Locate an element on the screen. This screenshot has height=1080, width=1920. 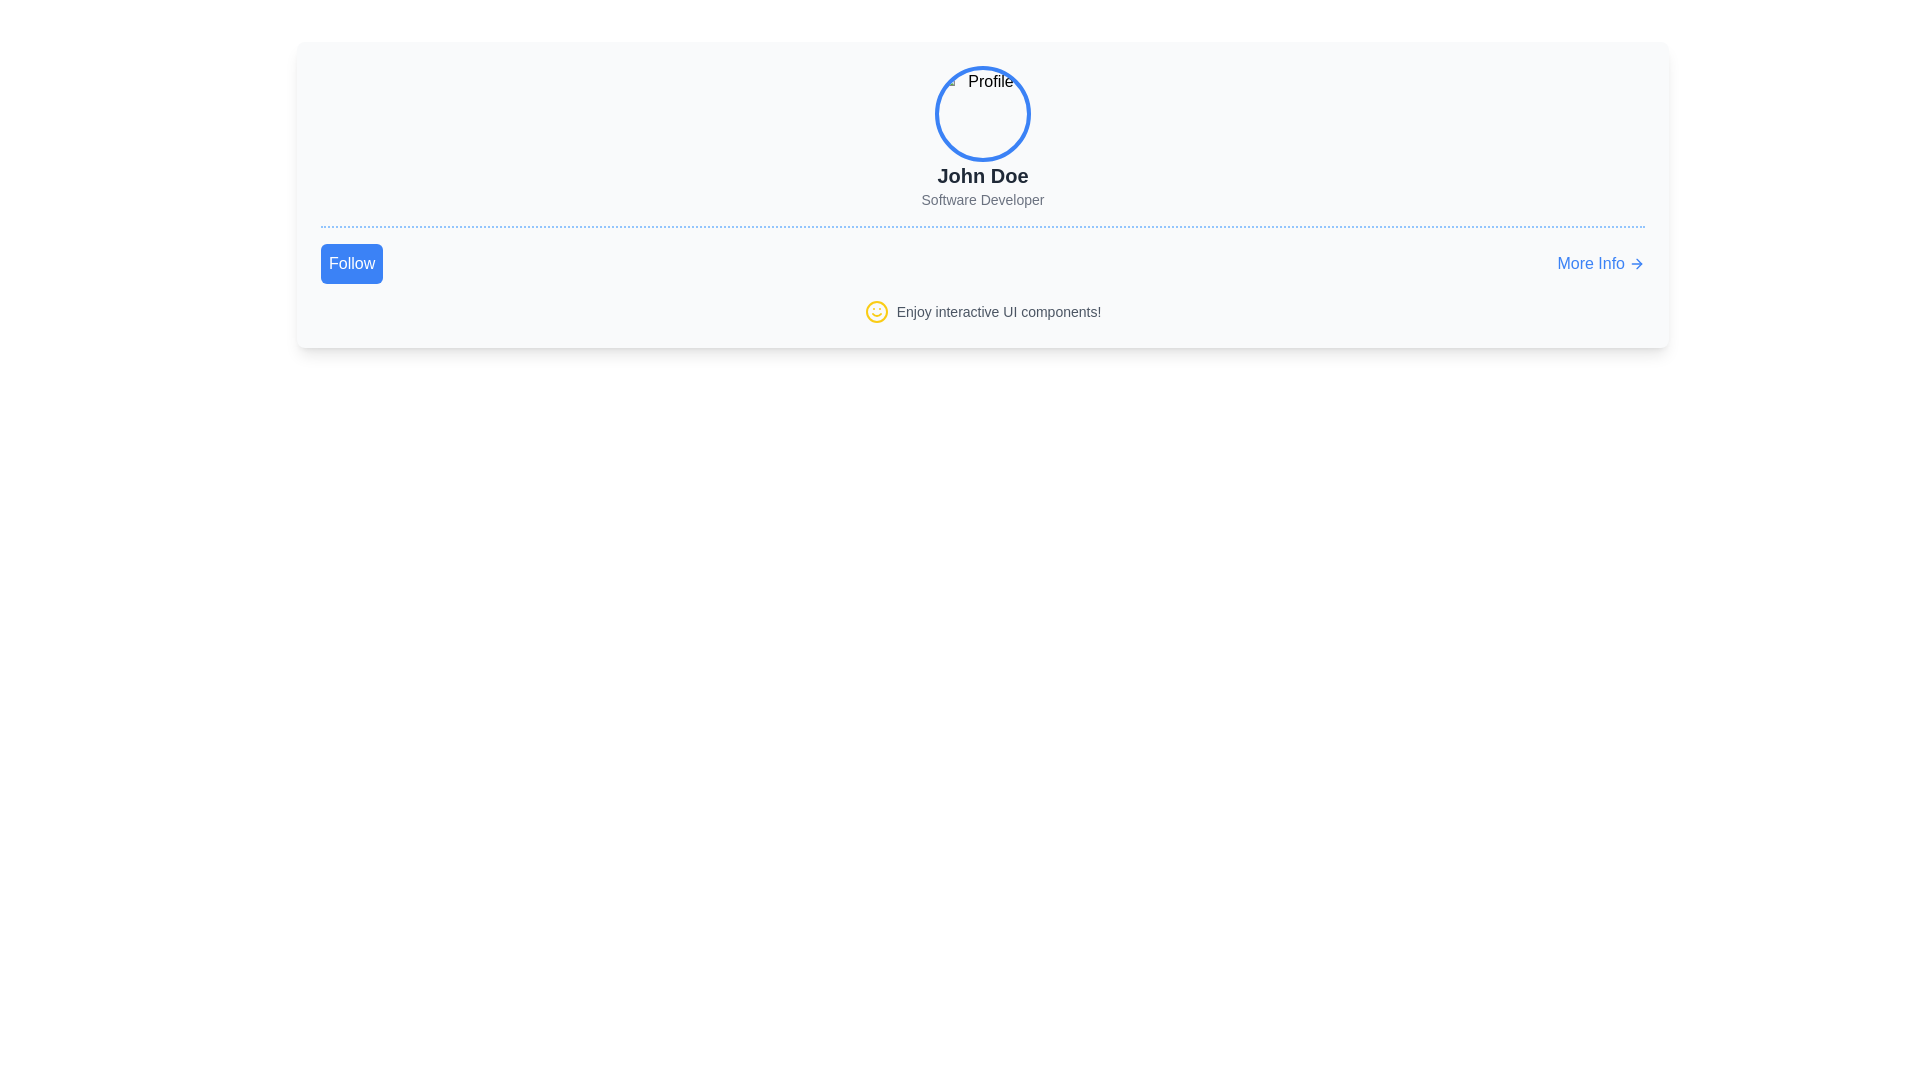
the right-pointing chevron arrow icon, which is styled in blue and is located immediately to the right of the 'More Info' text is located at coordinates (1636, 262).